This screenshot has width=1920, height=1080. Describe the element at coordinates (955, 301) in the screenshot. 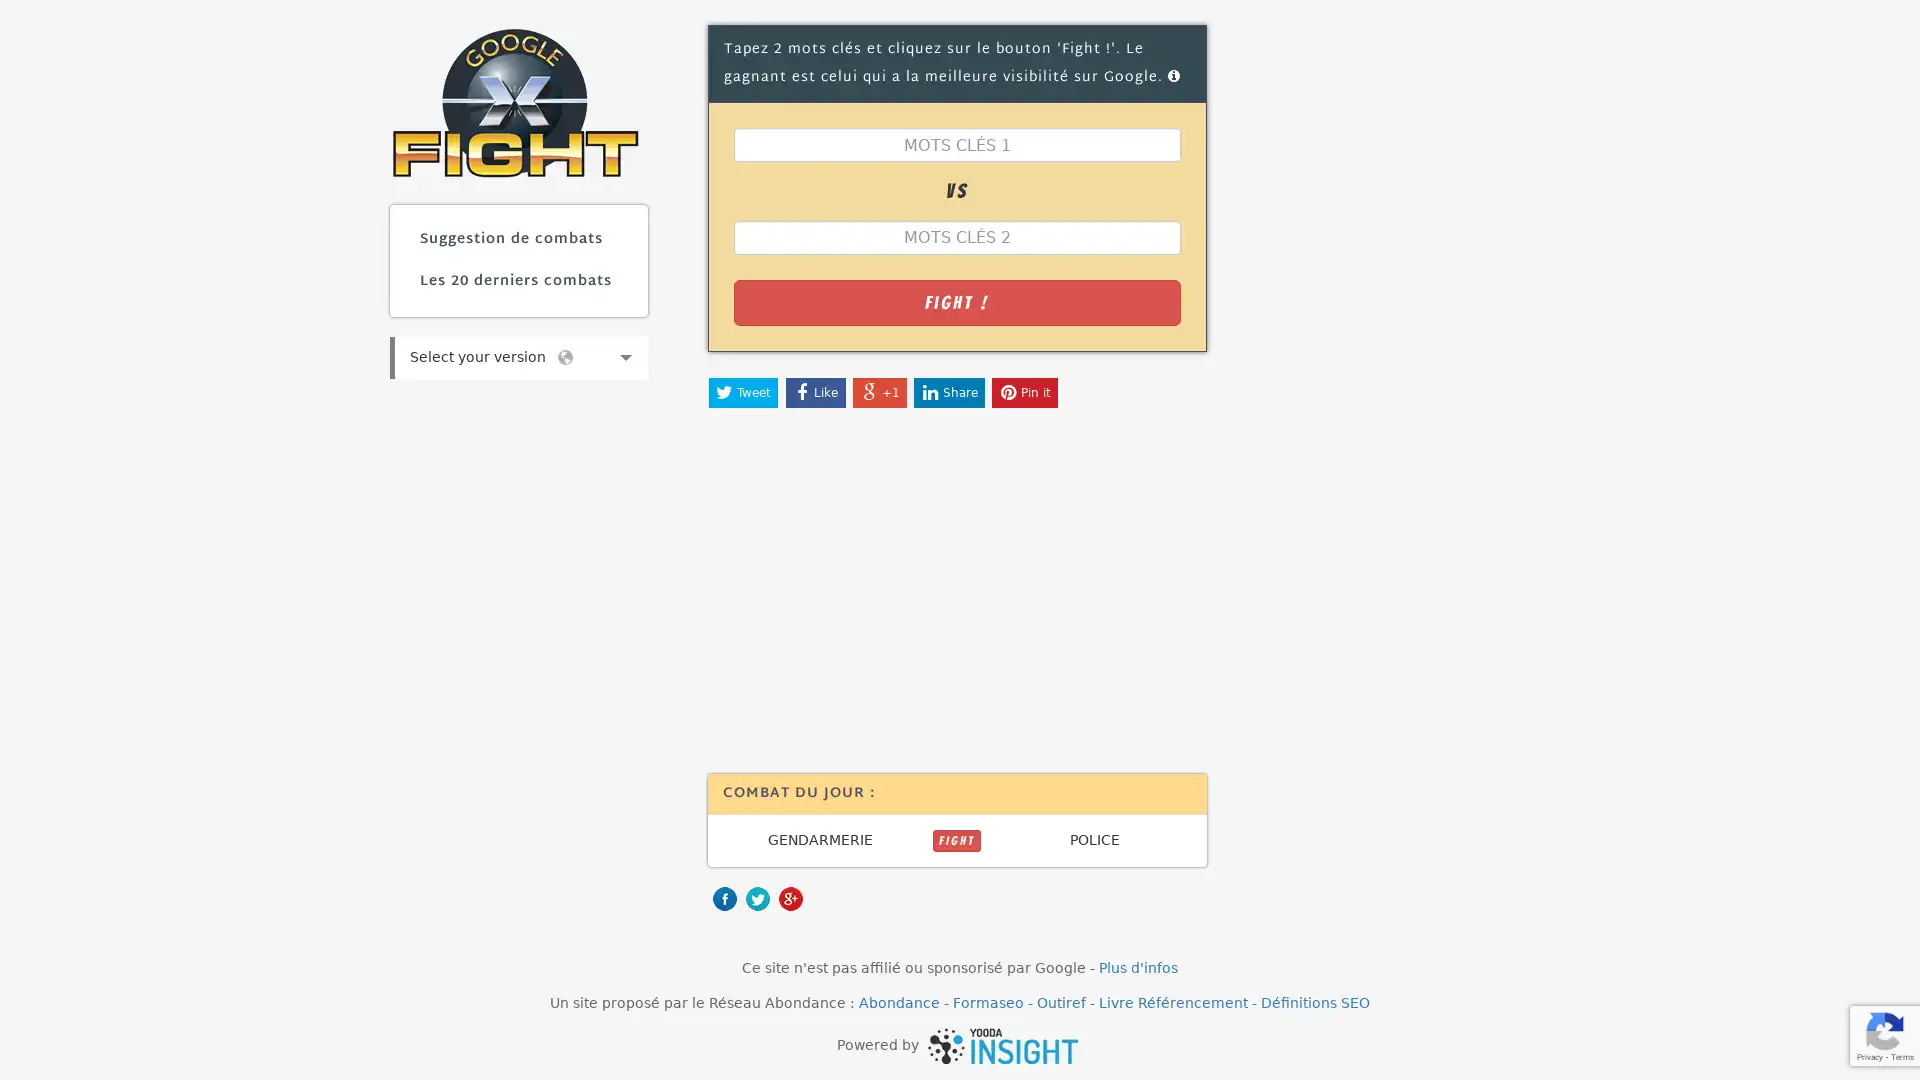

I see `Fight !` at that location.